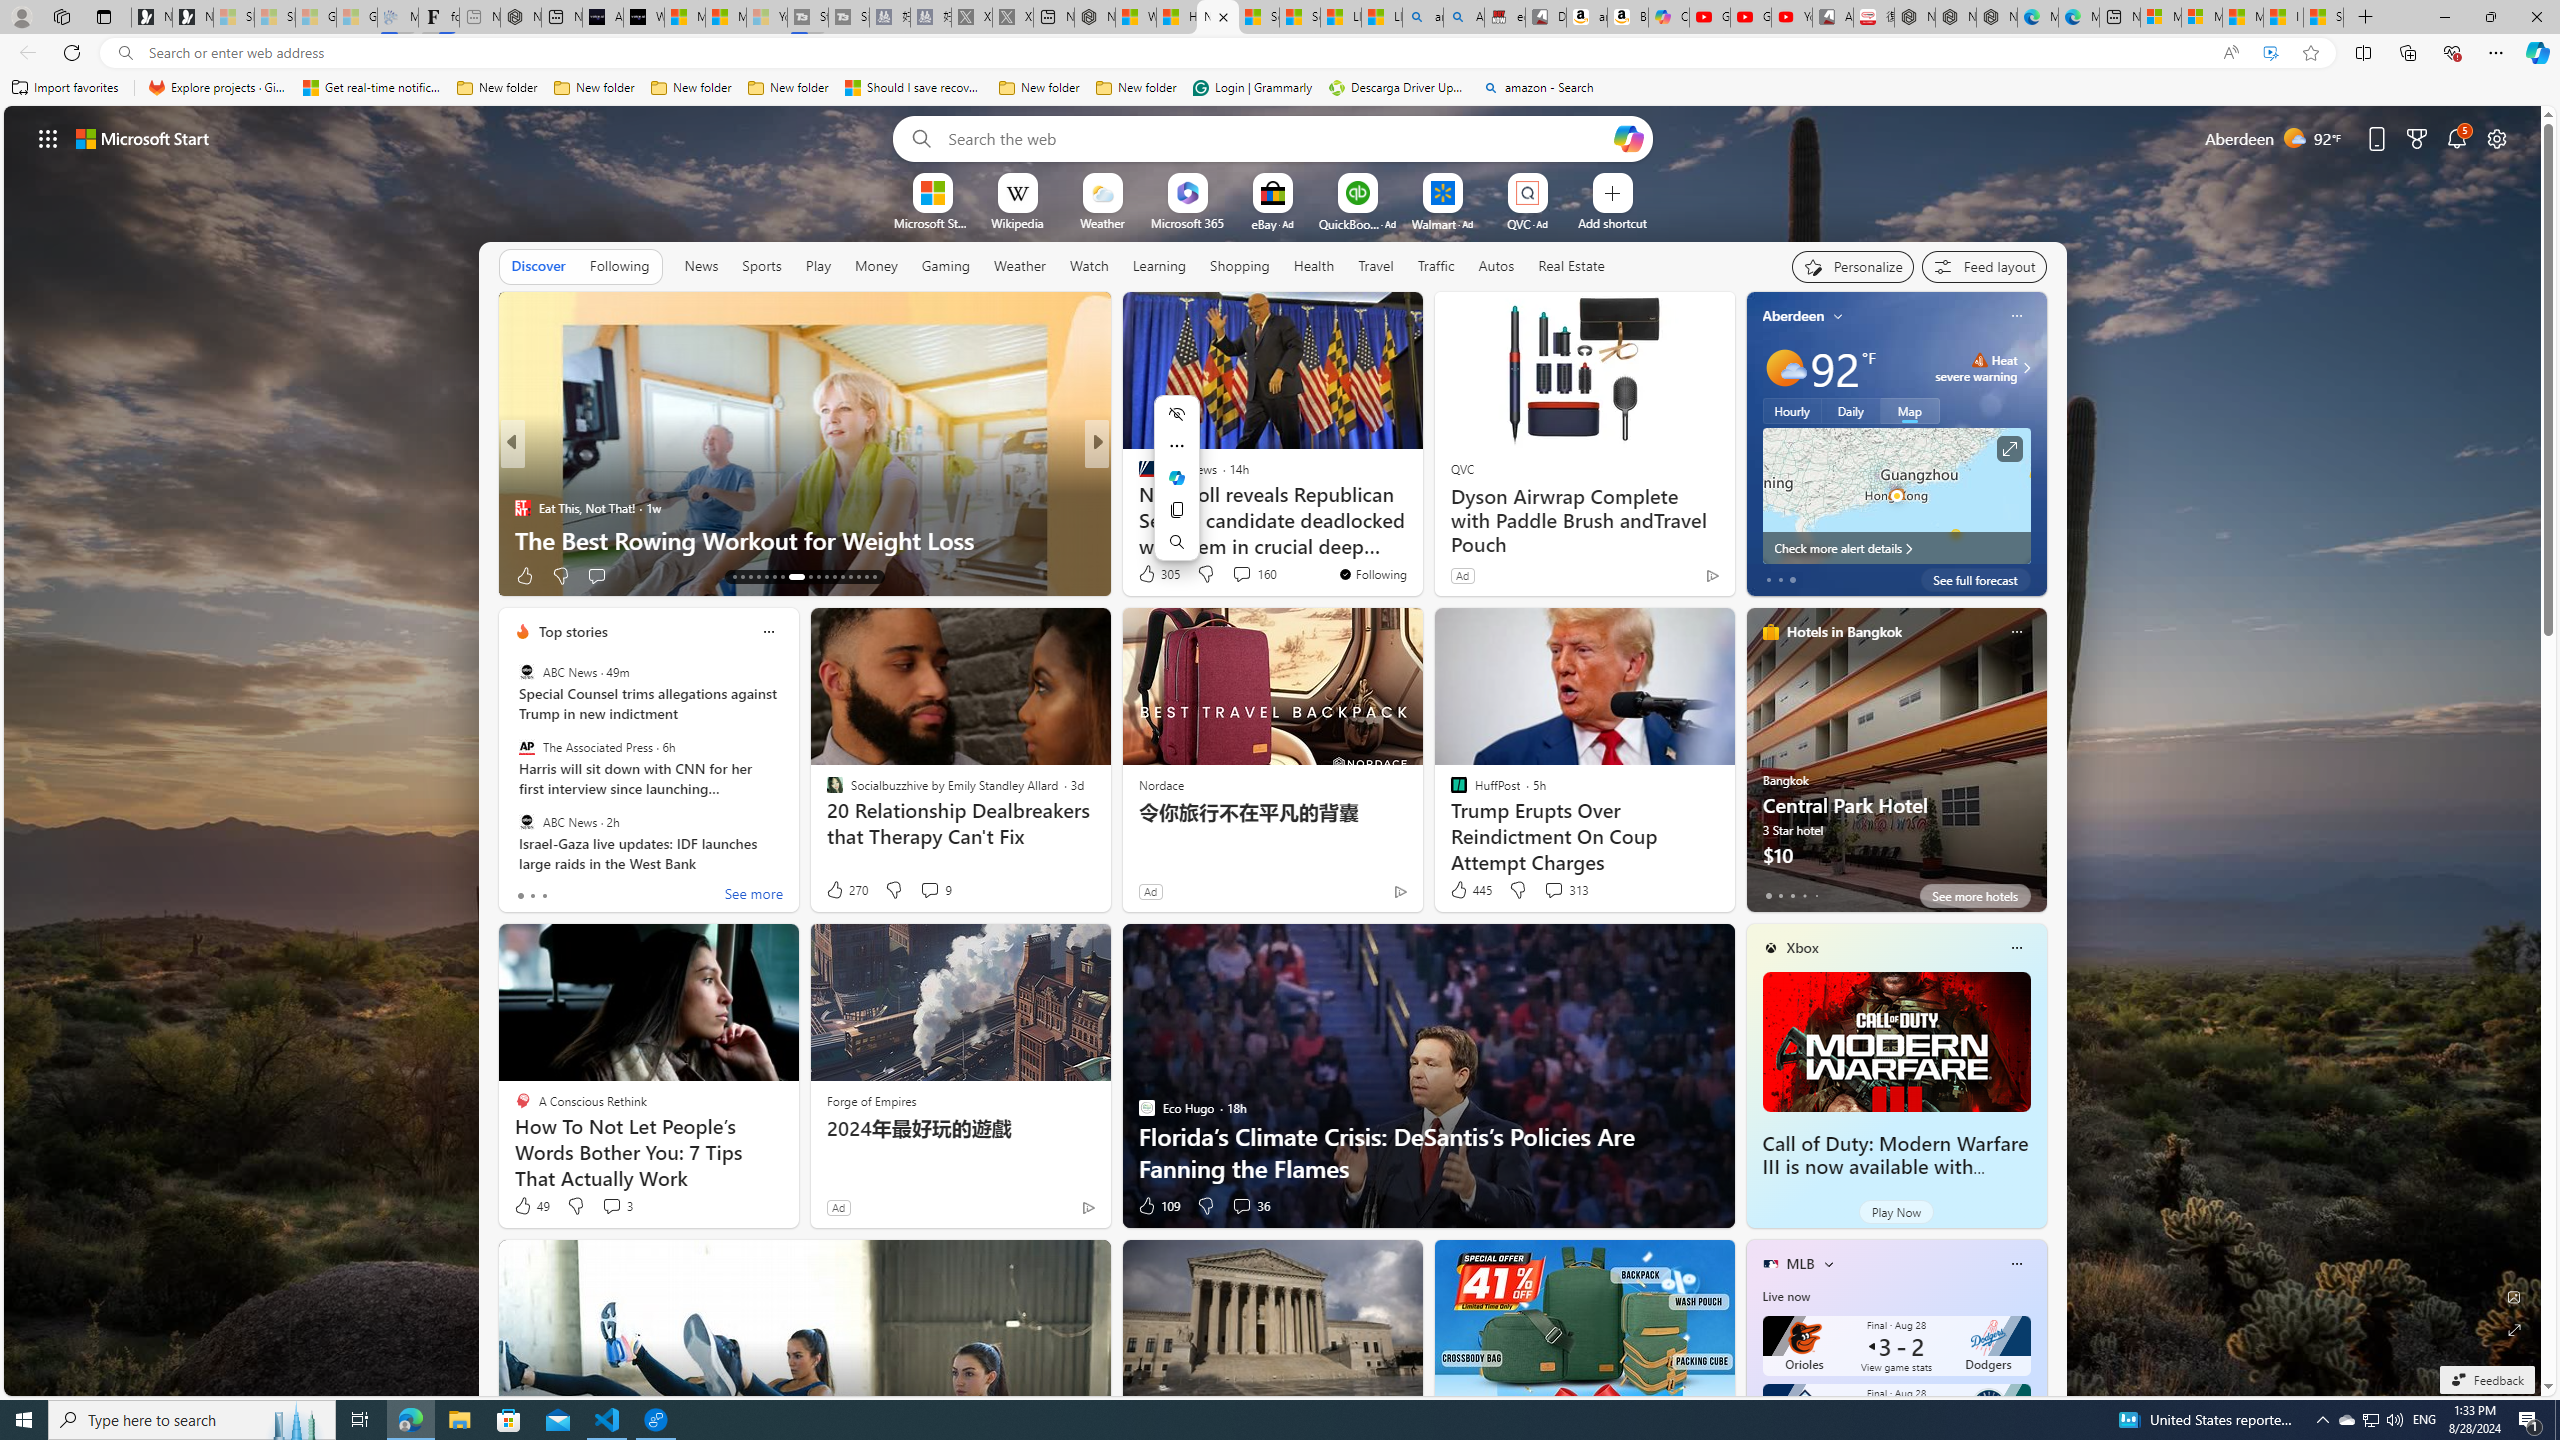 This screenshot has width=2560, height=1440. I want to click on 'Gaming', so click(945, 264).